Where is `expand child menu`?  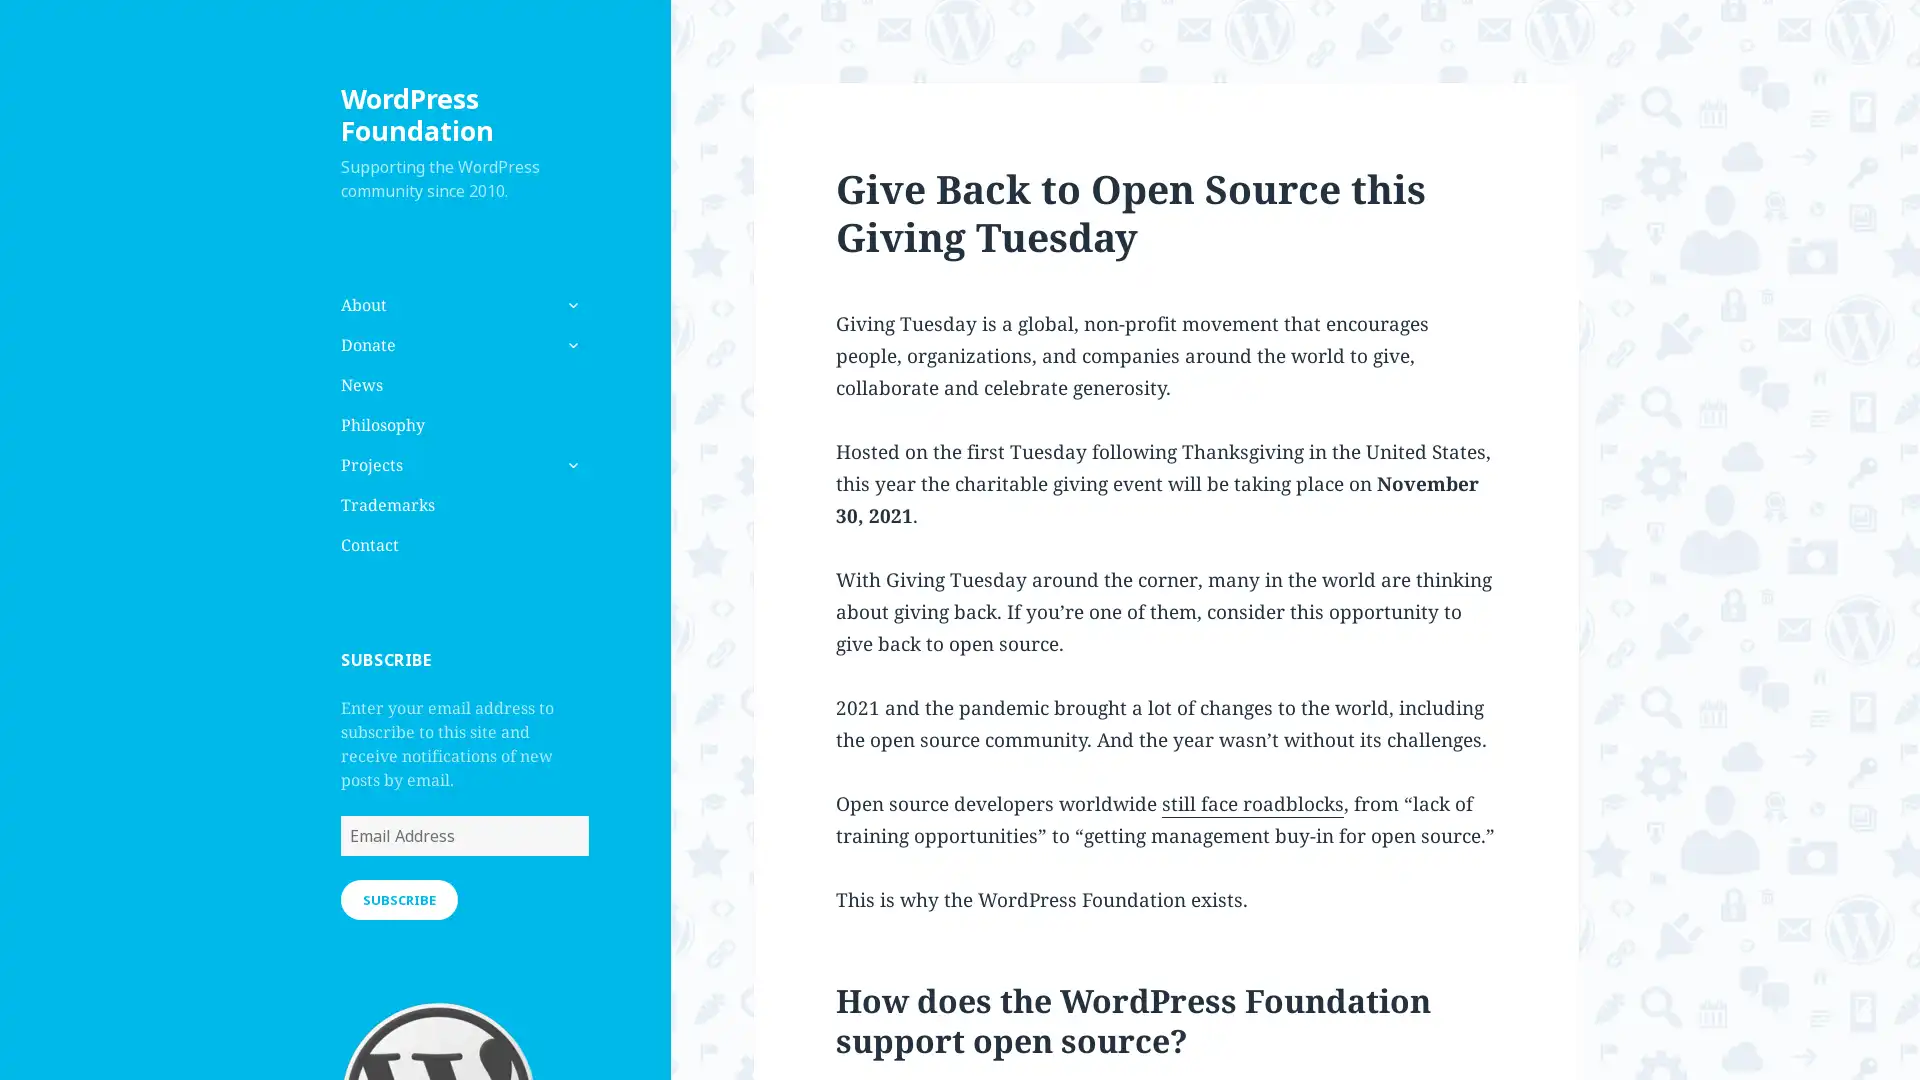
expand child menu is located at coordinates (570, 343).